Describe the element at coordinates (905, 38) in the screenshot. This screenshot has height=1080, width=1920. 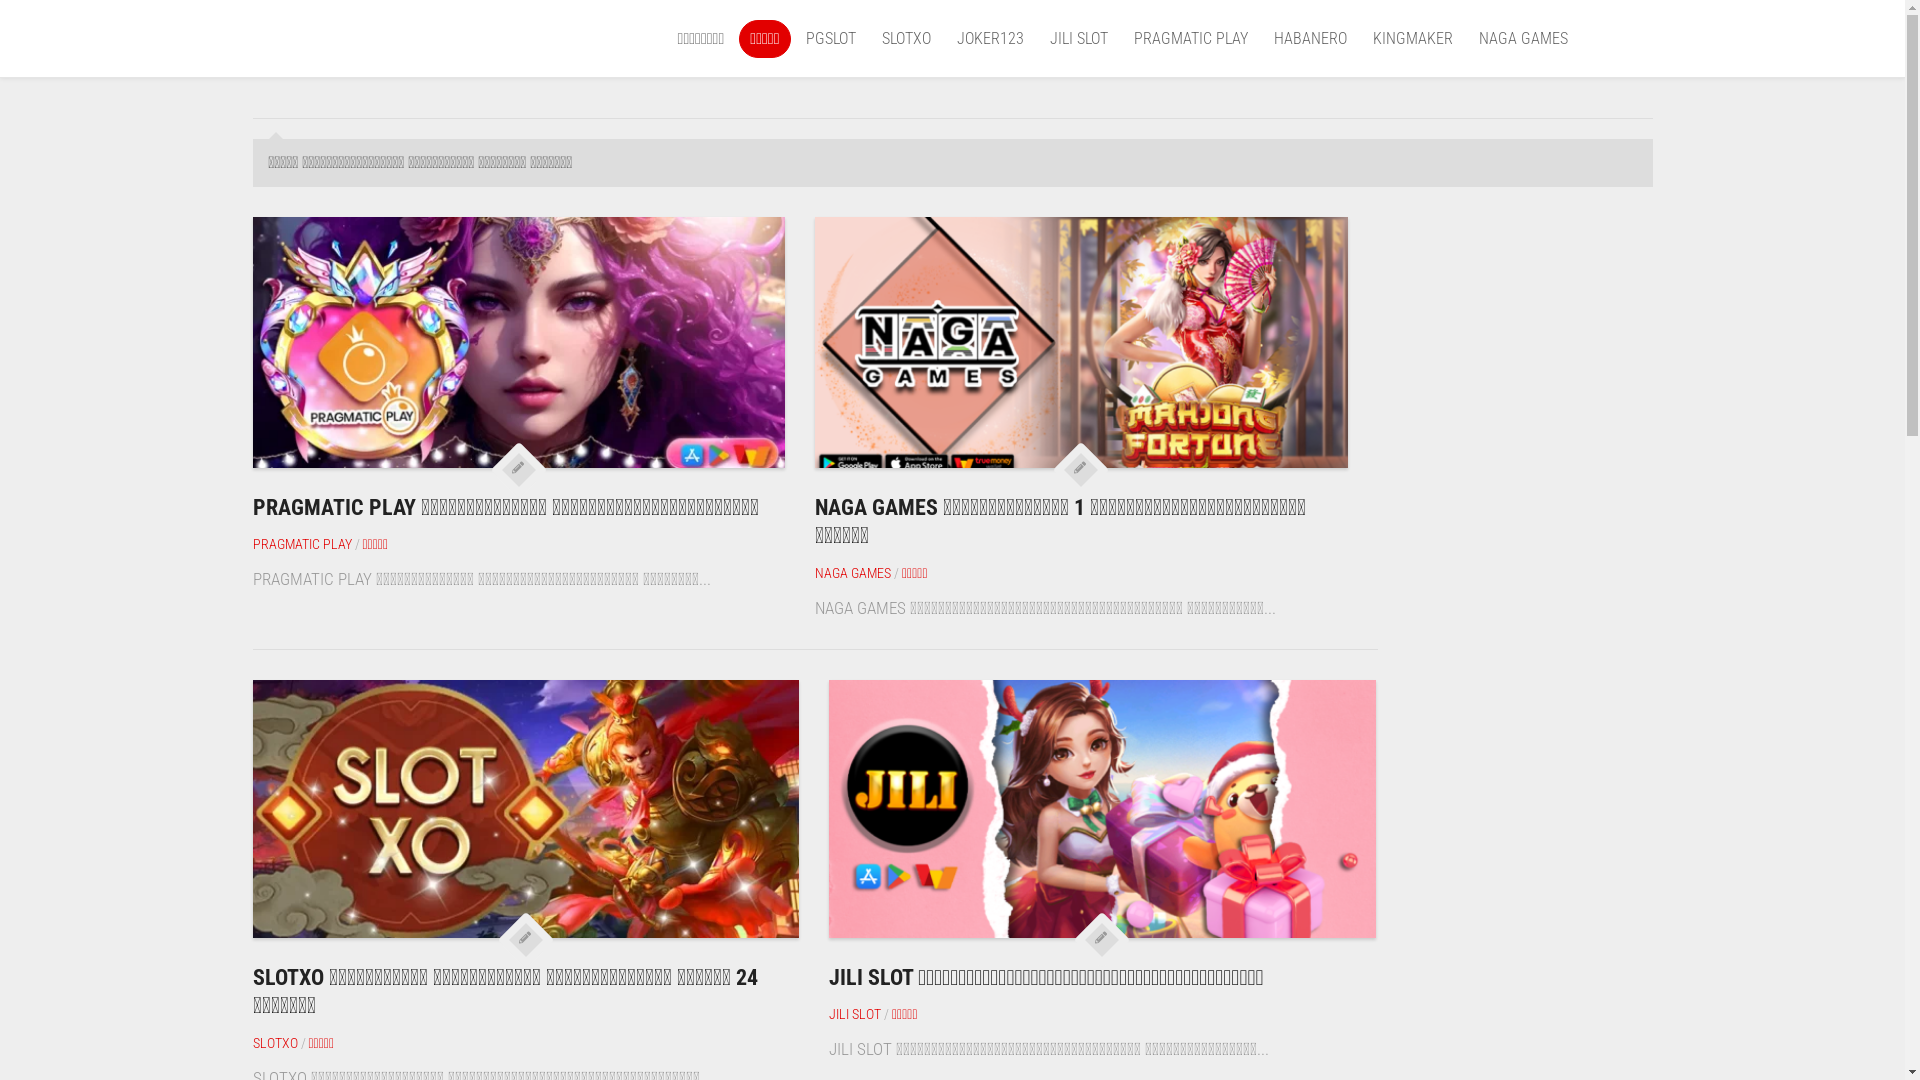
I see `'SLOTXO'` at that location.